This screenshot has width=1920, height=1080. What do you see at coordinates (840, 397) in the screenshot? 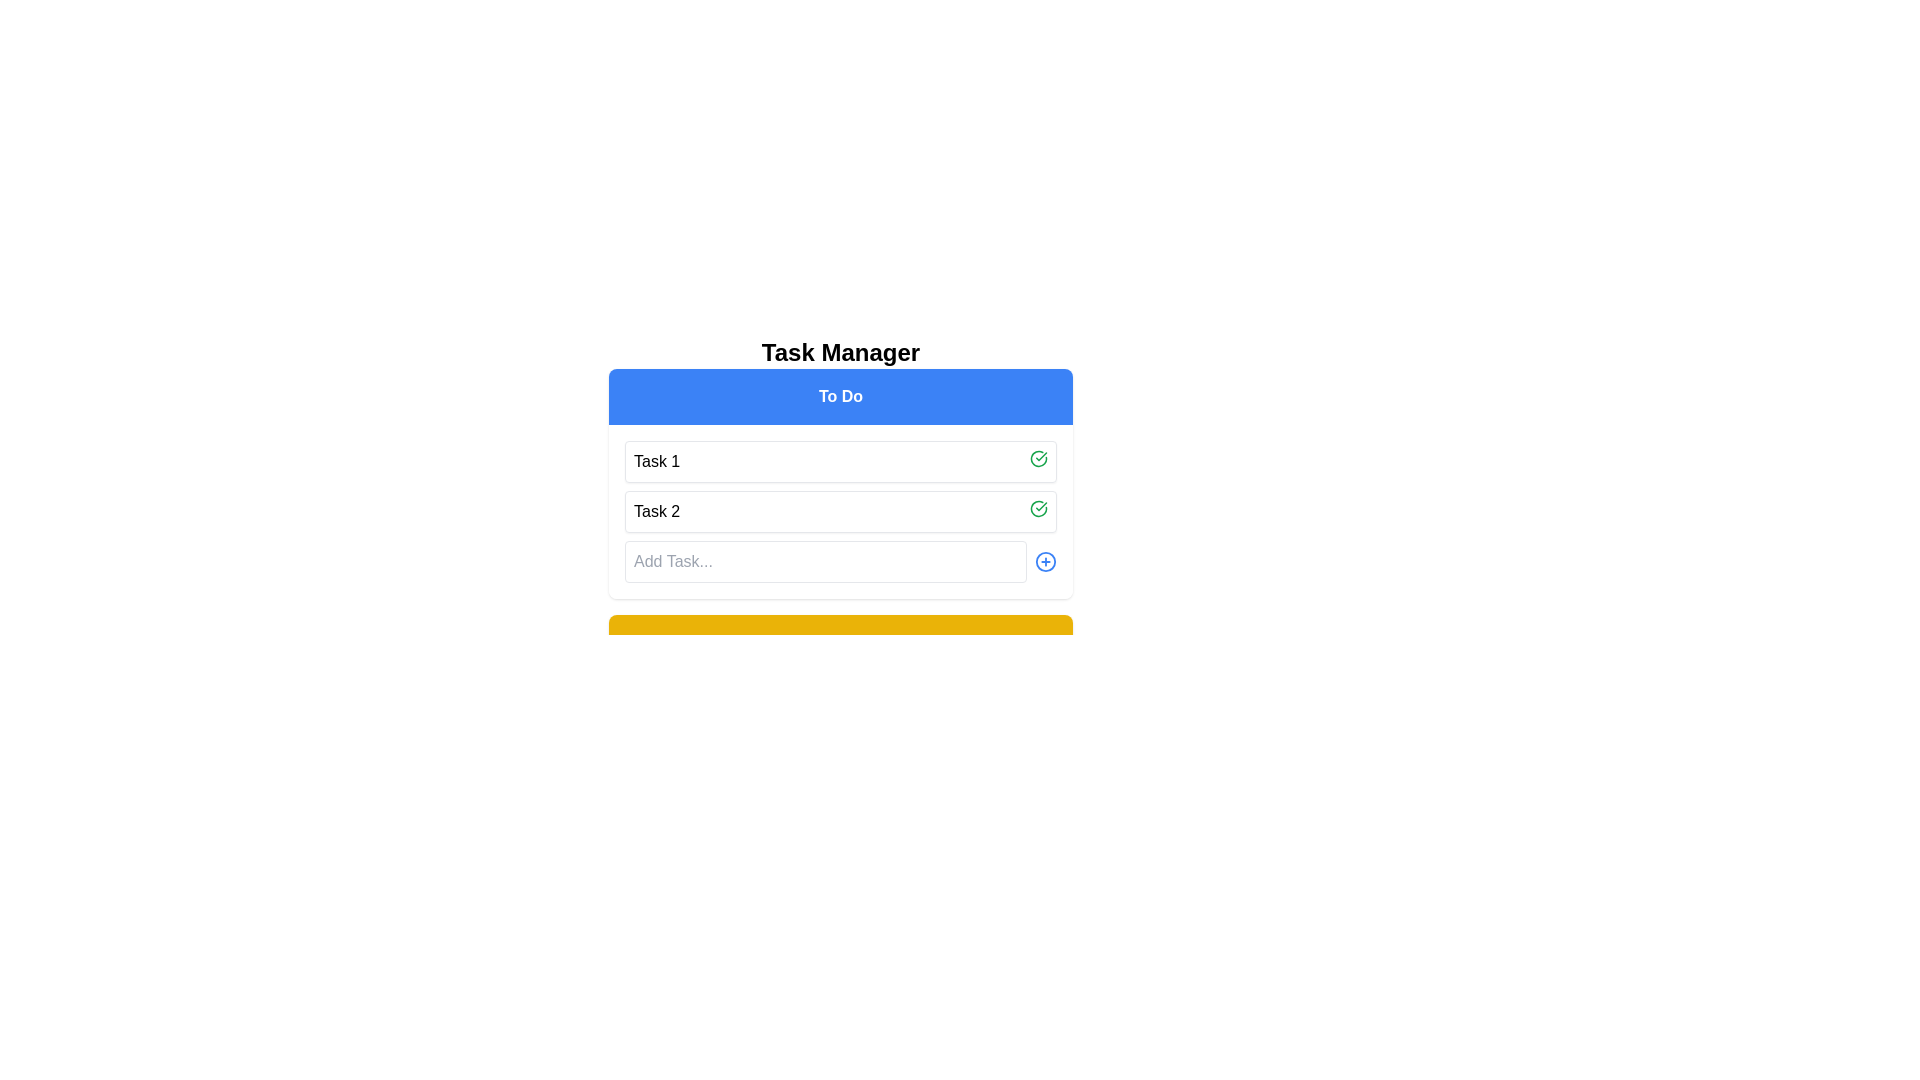
I see `the header element at the top of the task card that indicates the purpose or category of the tasks listed below` at bounding box center [840, 397].